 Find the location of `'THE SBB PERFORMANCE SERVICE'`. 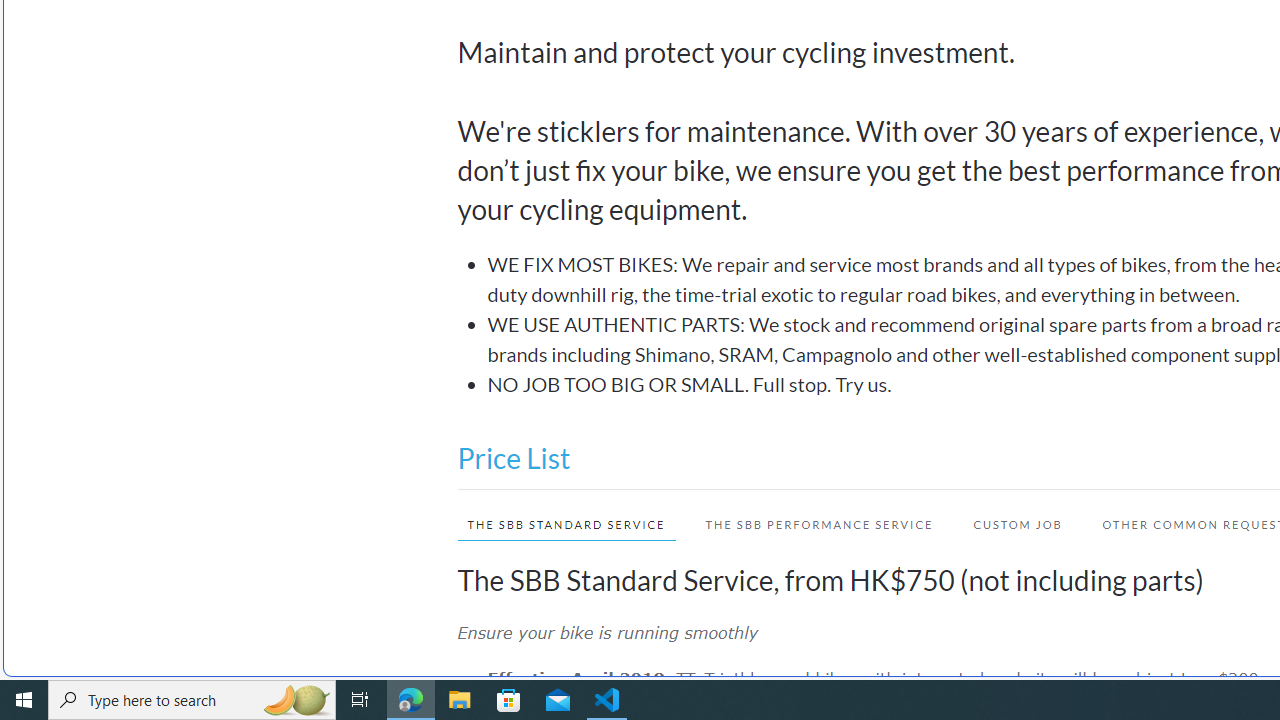

'THE SBB PERFORMANCE SERVICE' is located at coordinates (819, 523).